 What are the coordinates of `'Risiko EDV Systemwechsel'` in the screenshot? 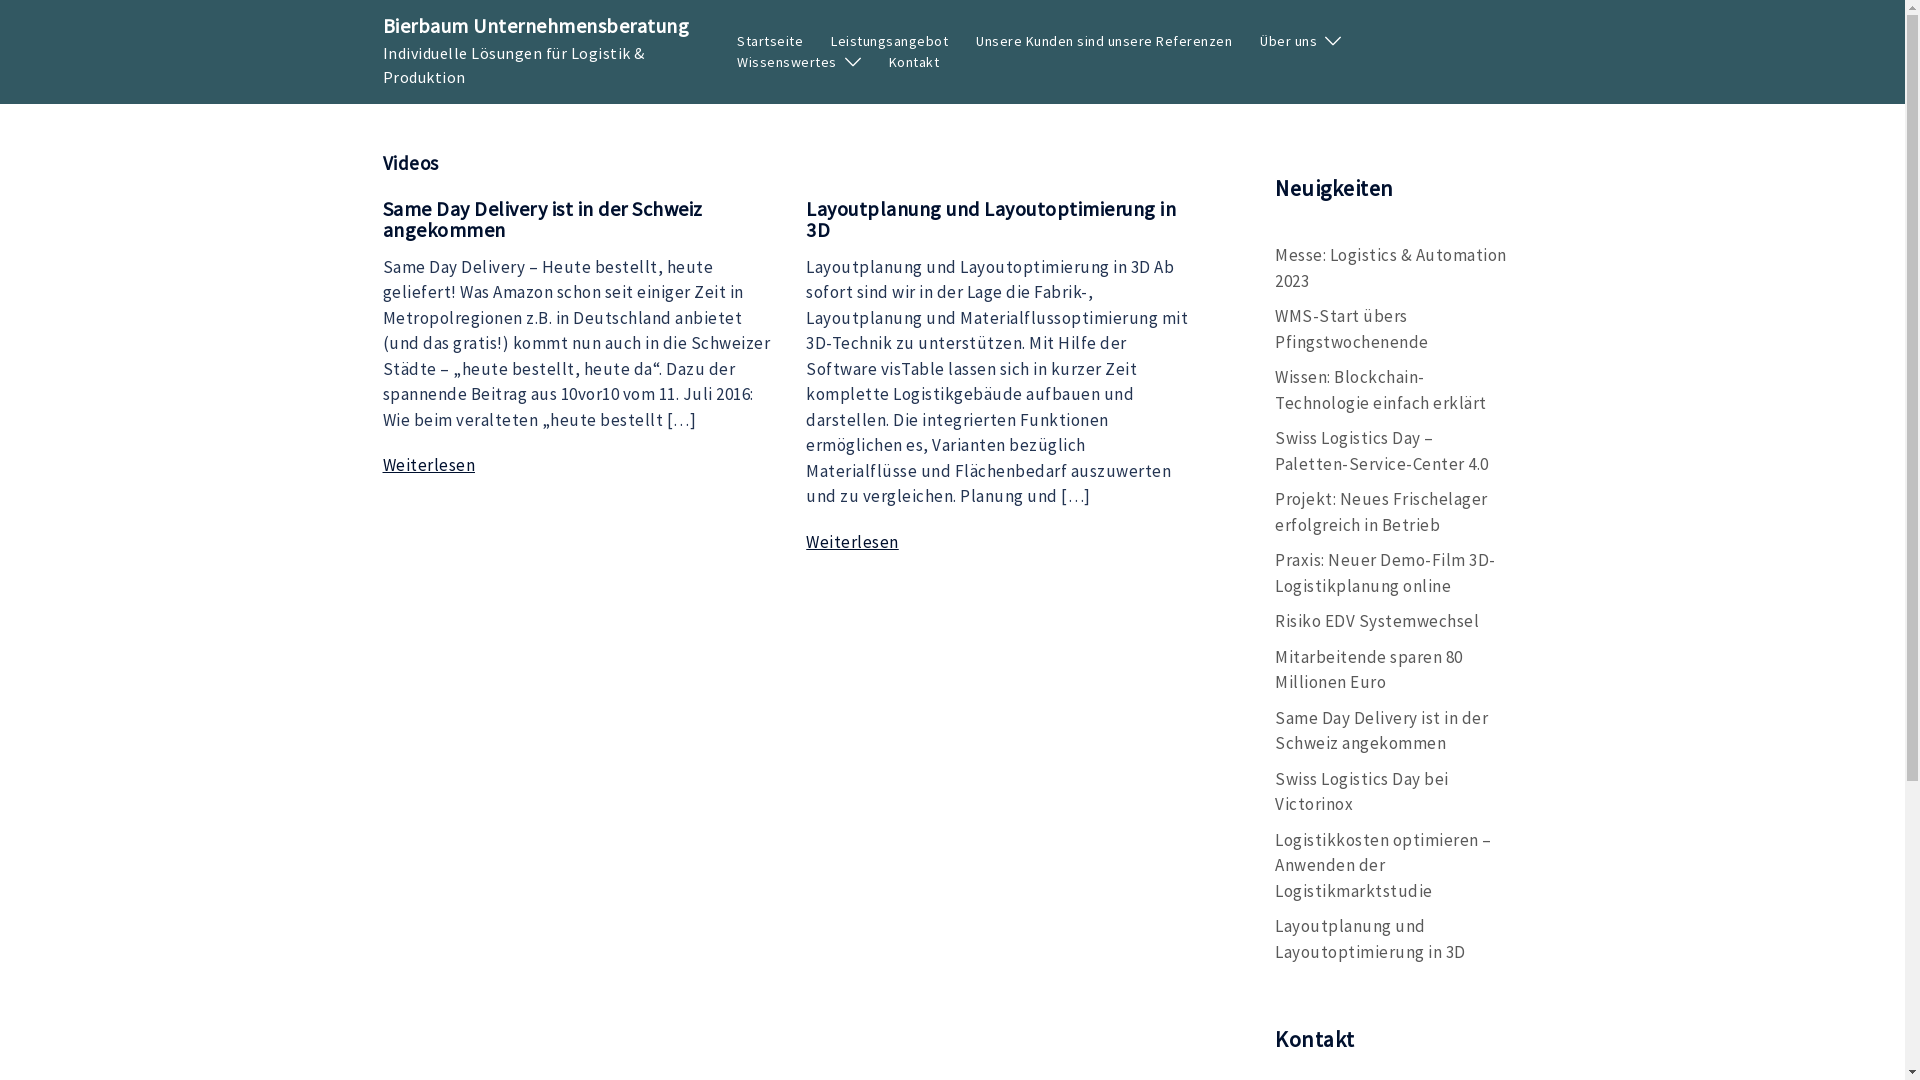 It's located at (1376, 620).